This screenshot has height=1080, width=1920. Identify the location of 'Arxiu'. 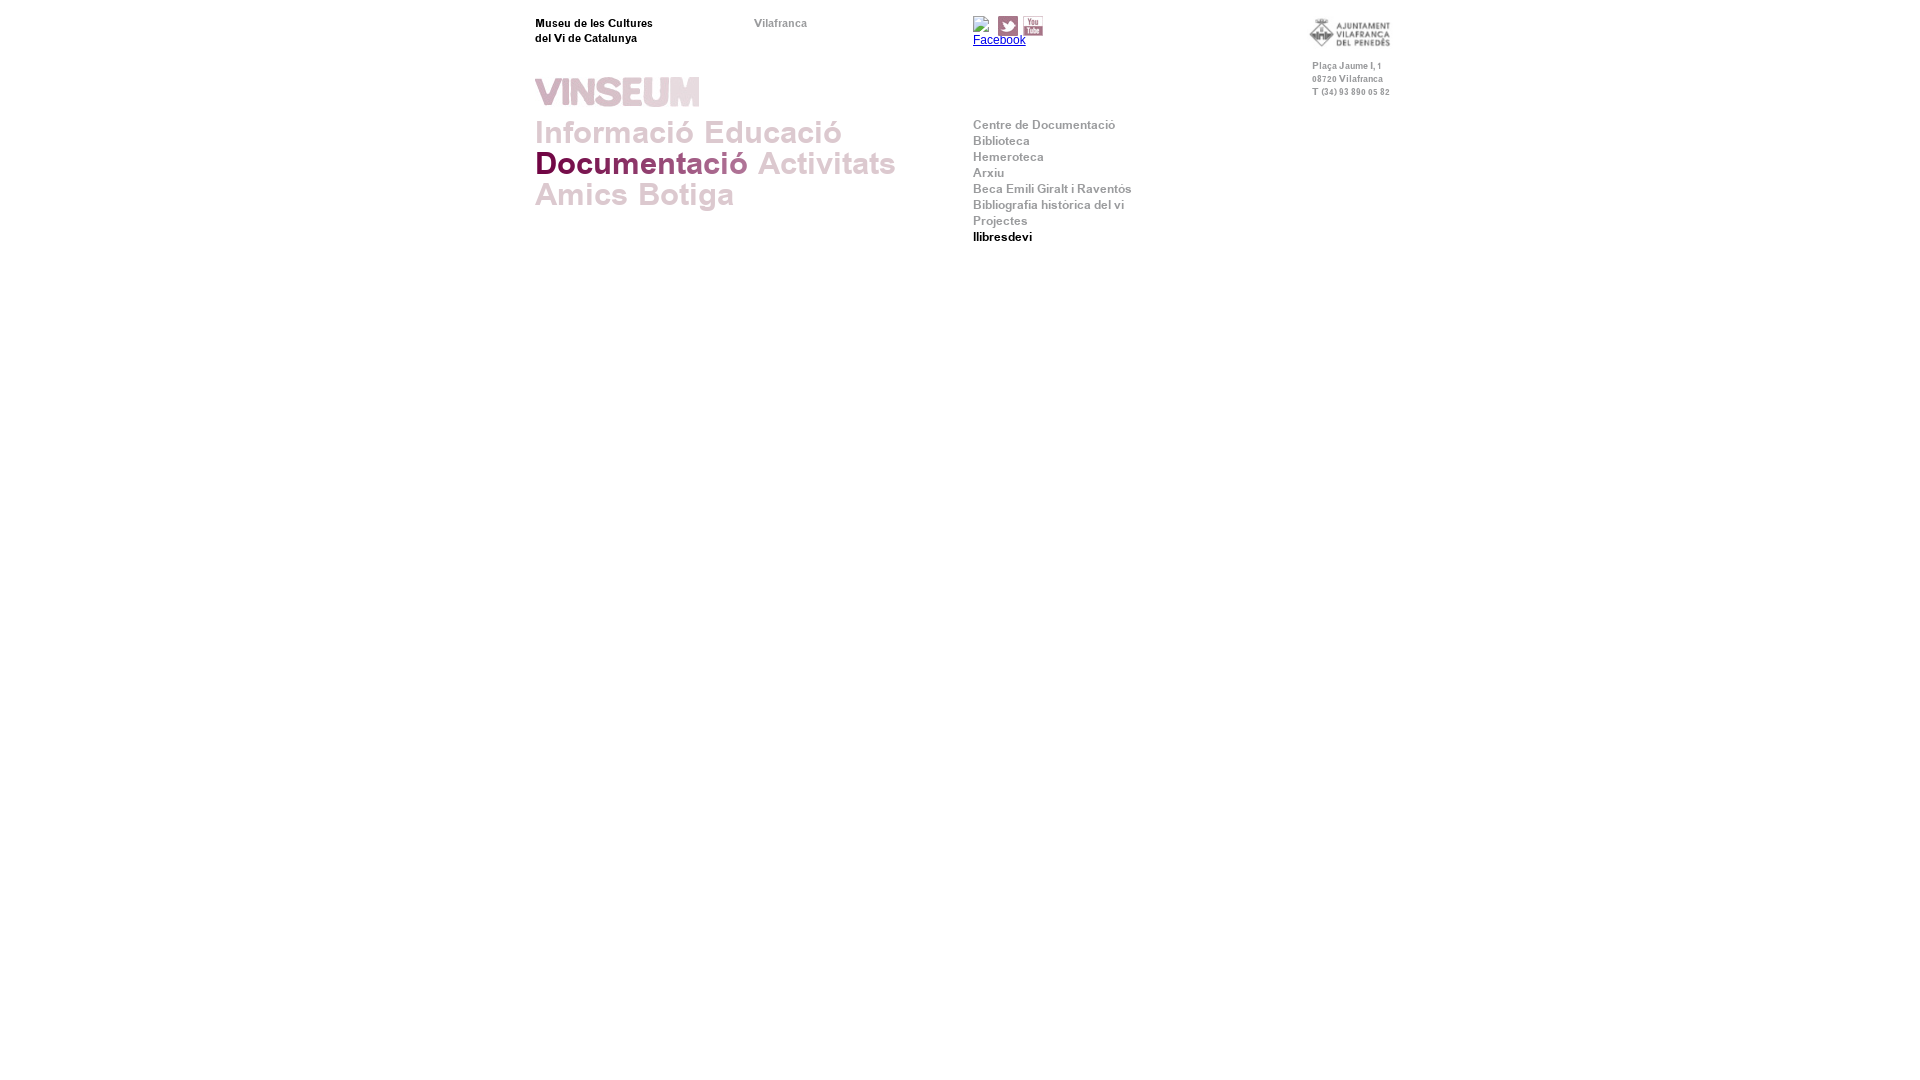
(973, 172).